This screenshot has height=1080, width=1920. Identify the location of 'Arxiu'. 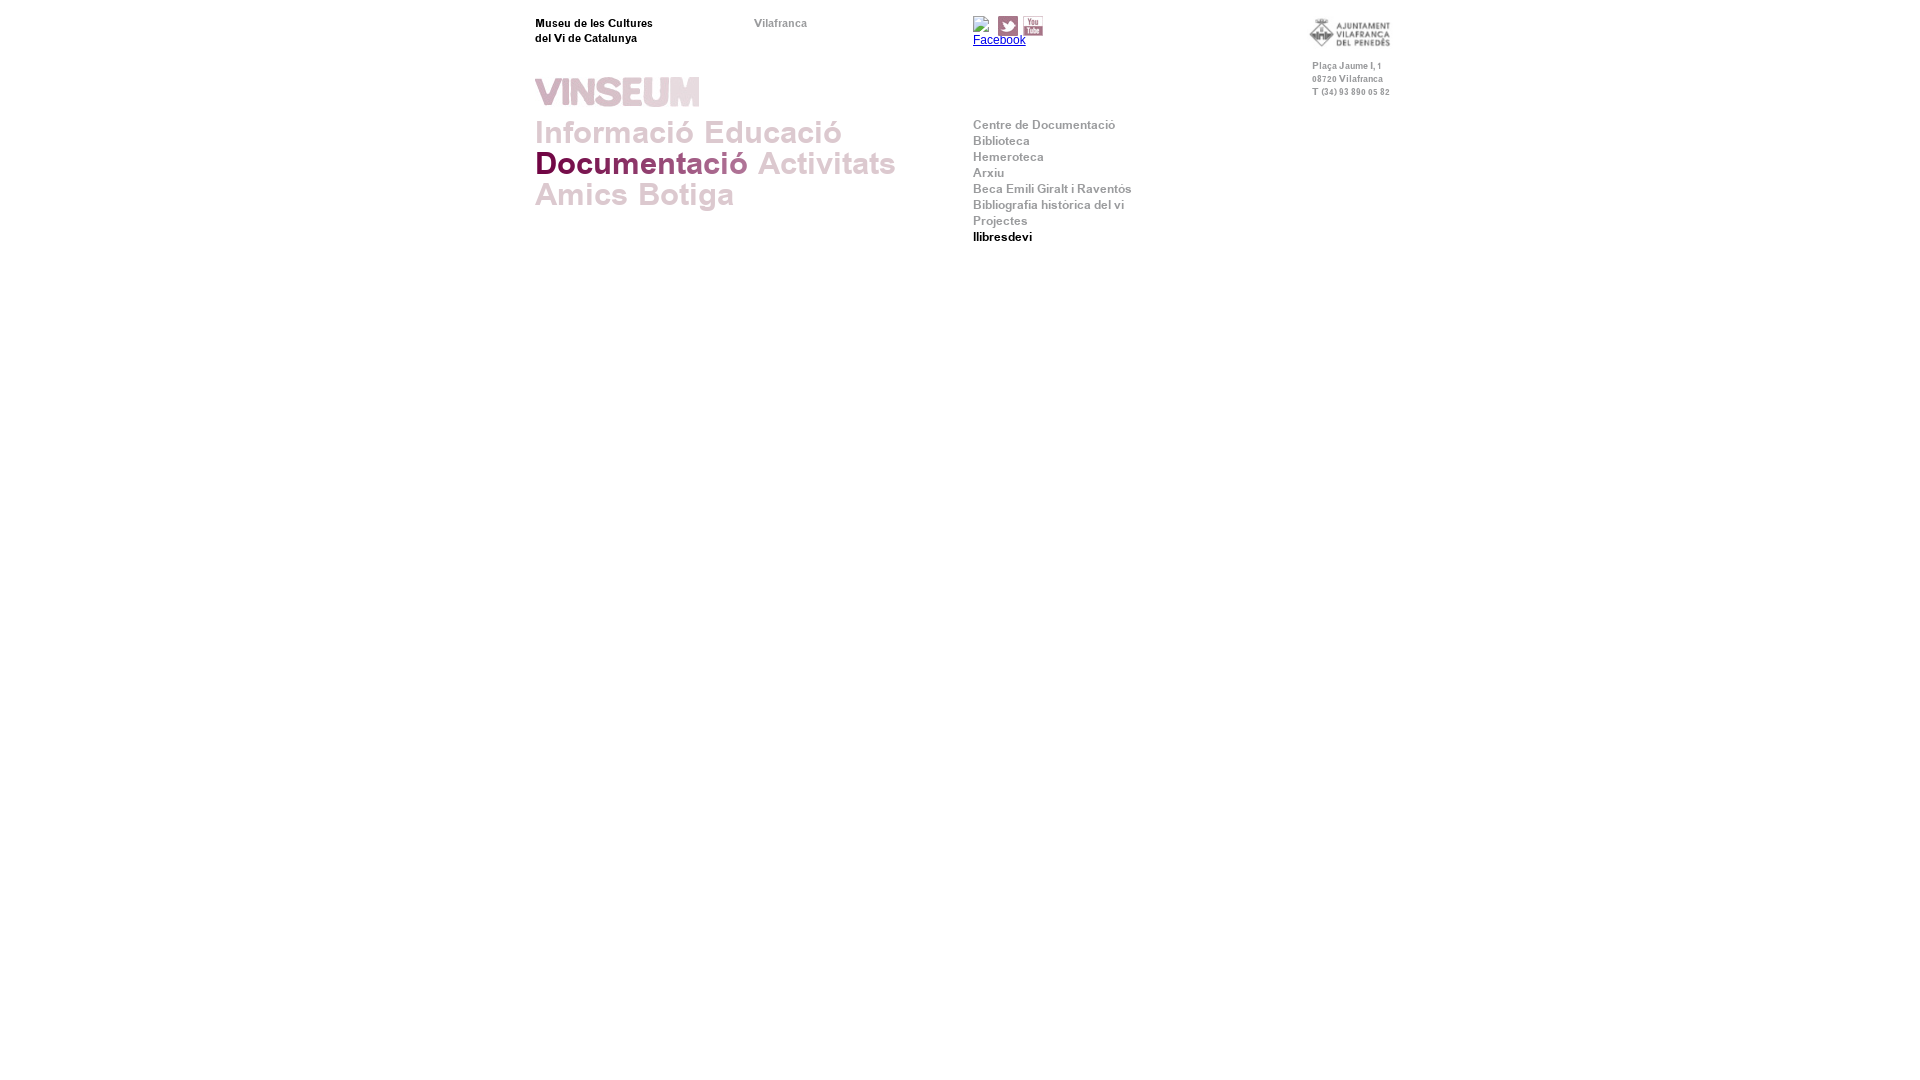
(973, 172).